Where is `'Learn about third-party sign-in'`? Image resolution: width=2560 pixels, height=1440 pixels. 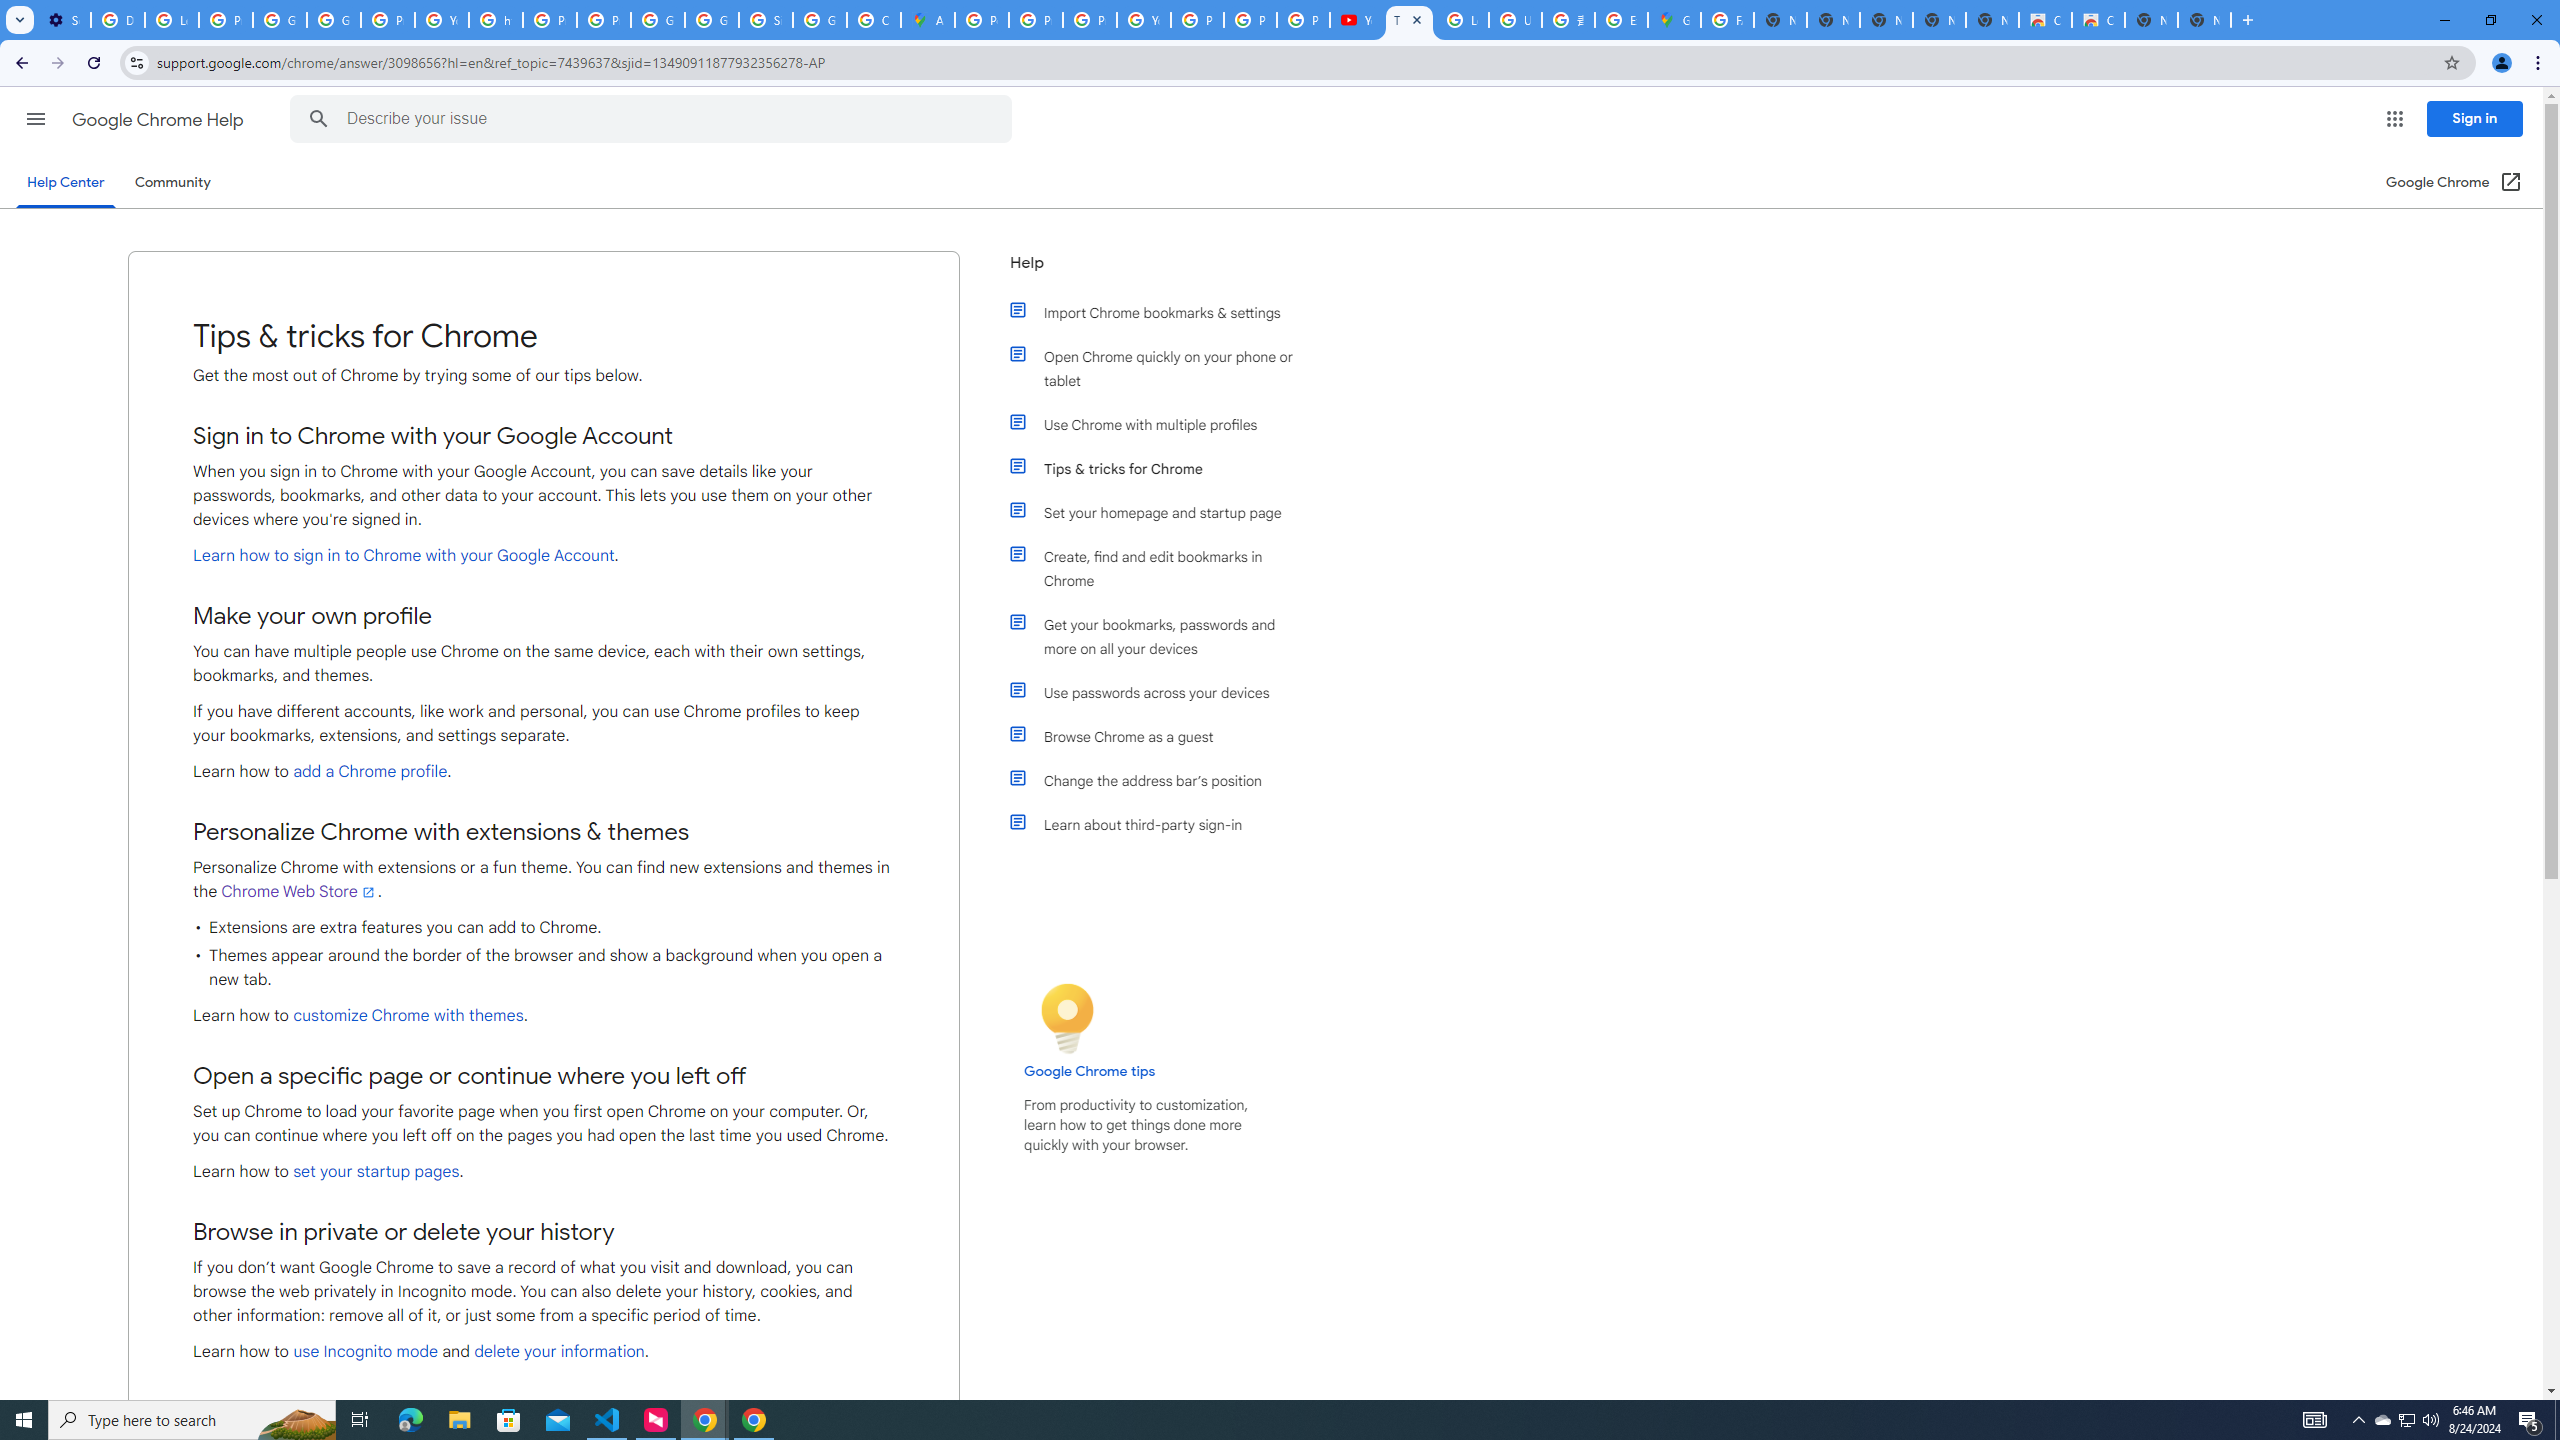 'Learn about third-party sign-in' is located at coordinates (1162, 824).